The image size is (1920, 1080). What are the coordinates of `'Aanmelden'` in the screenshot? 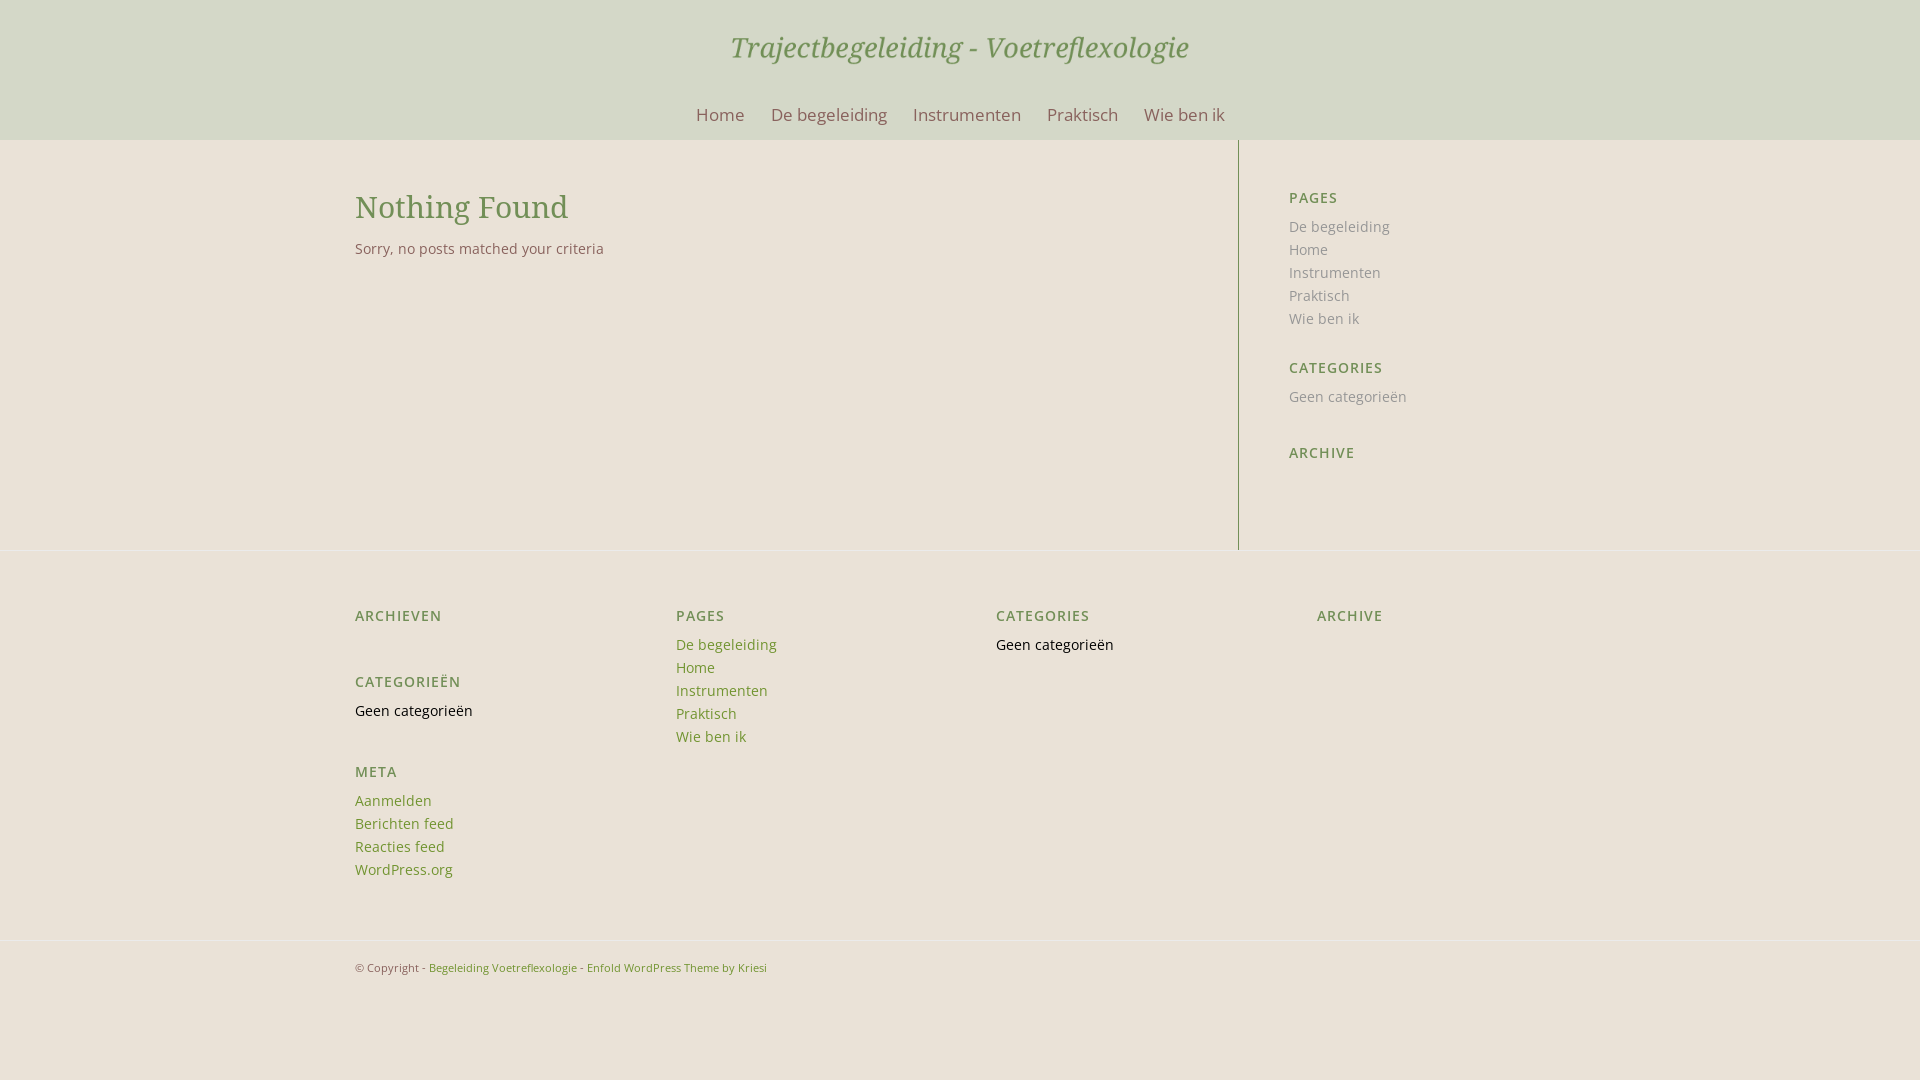 It's located at (393, 799).